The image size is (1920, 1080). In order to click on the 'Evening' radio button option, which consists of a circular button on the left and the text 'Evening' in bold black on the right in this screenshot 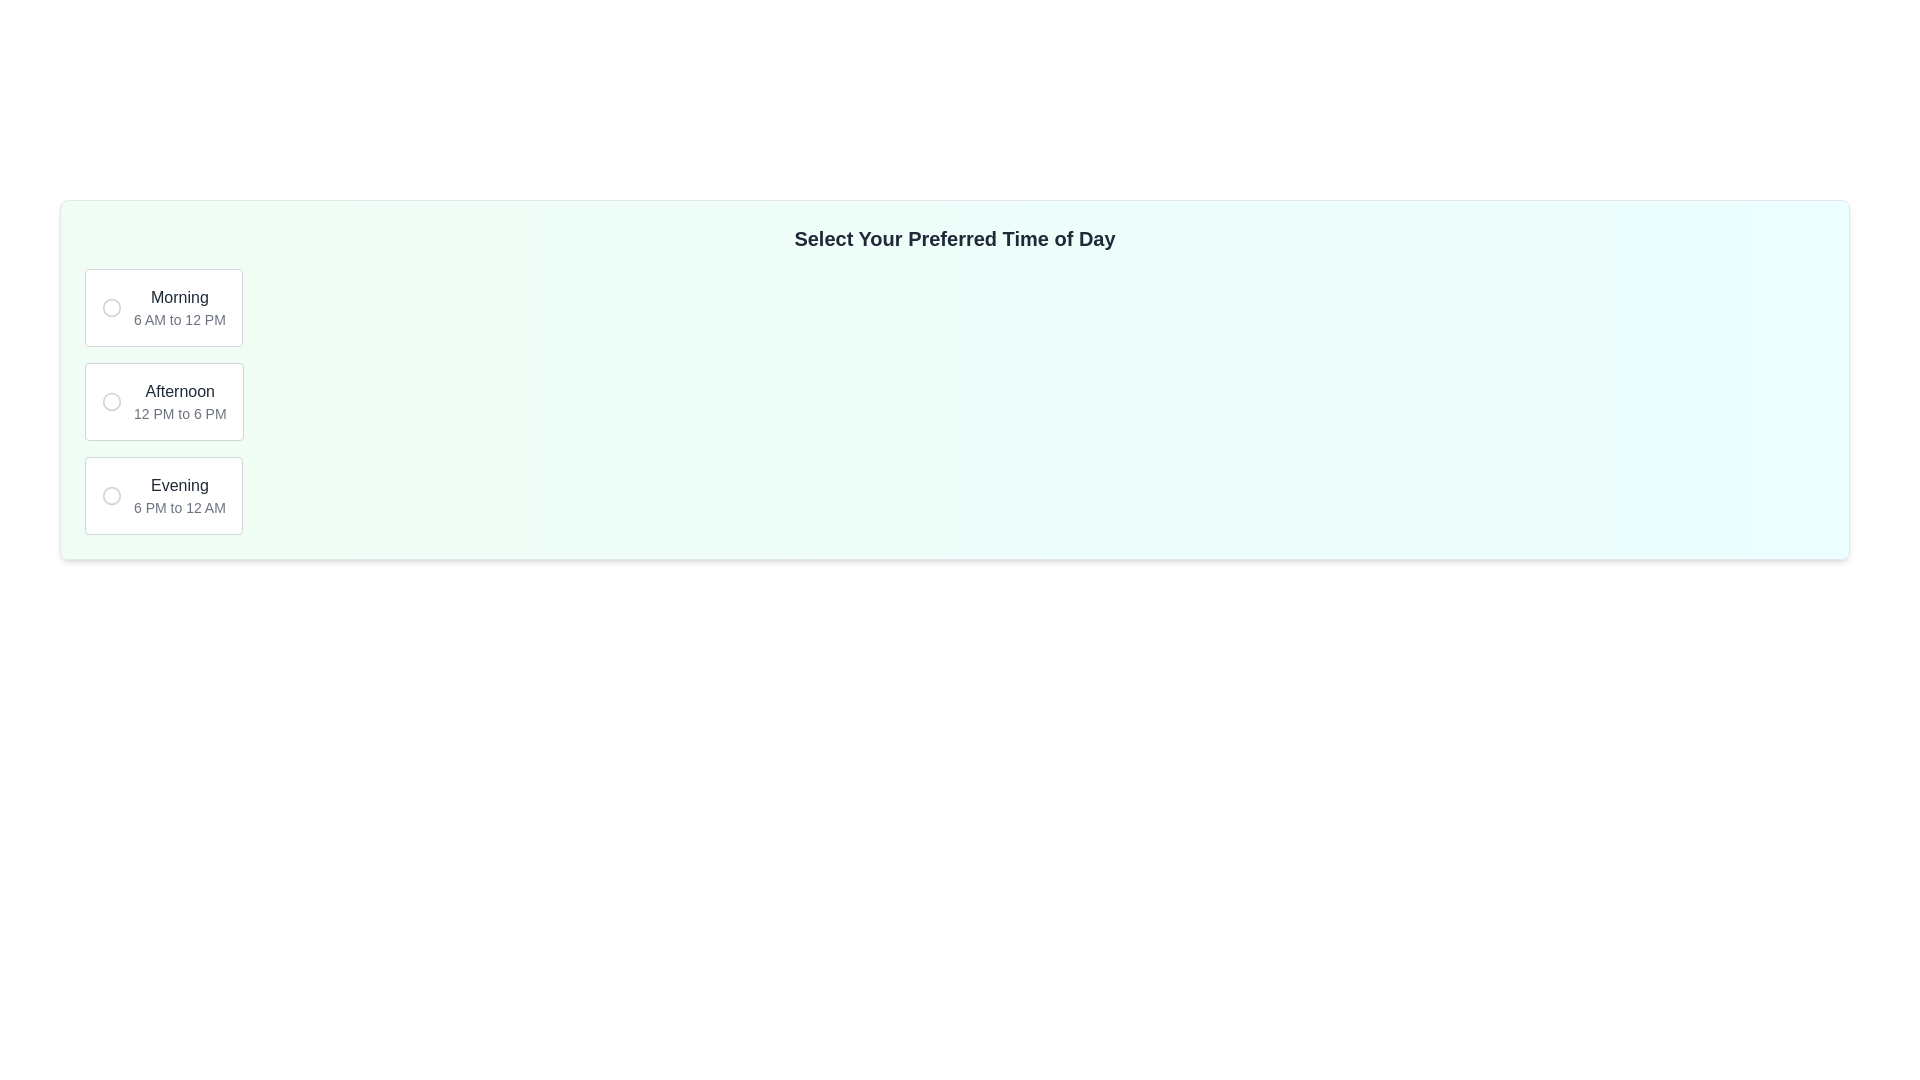, I will do `click(163, 495)`.